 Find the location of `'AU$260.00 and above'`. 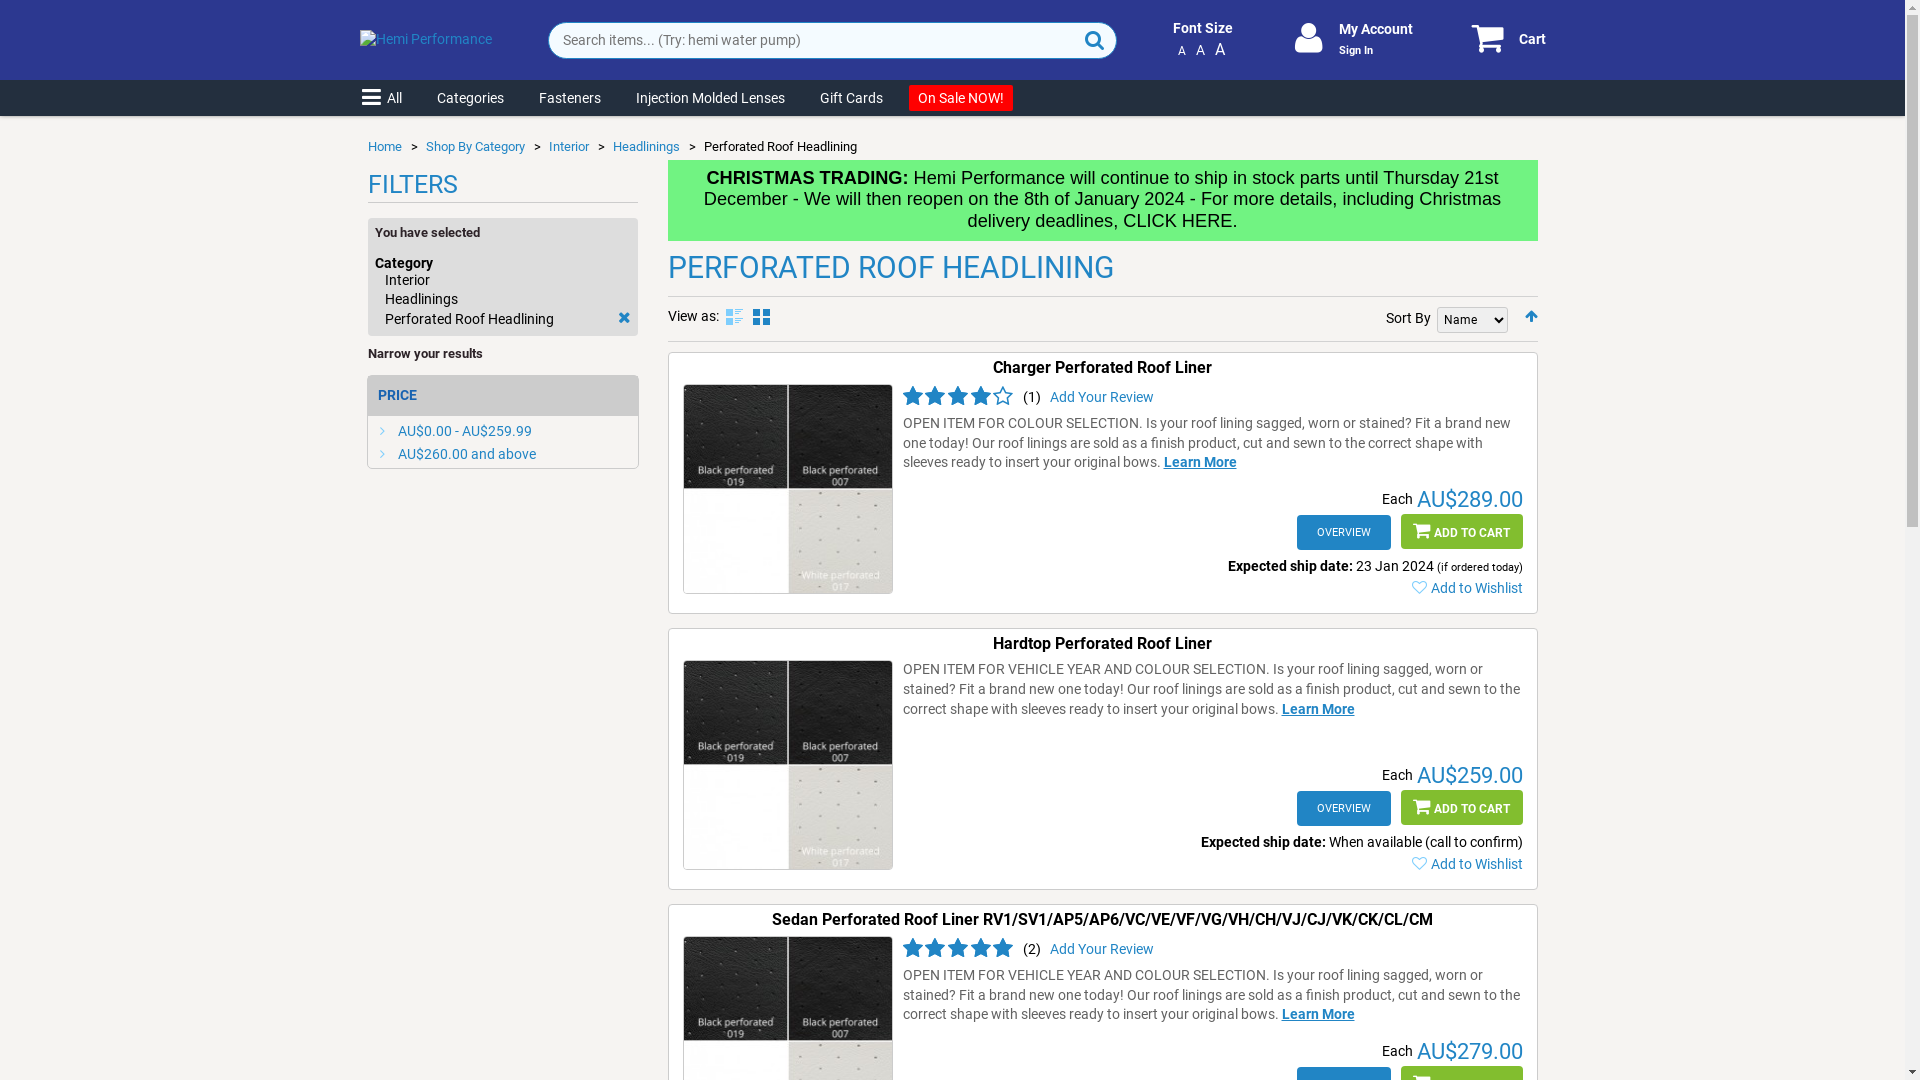

'AU$260.00 and above' is located at coordinates (465, 454).